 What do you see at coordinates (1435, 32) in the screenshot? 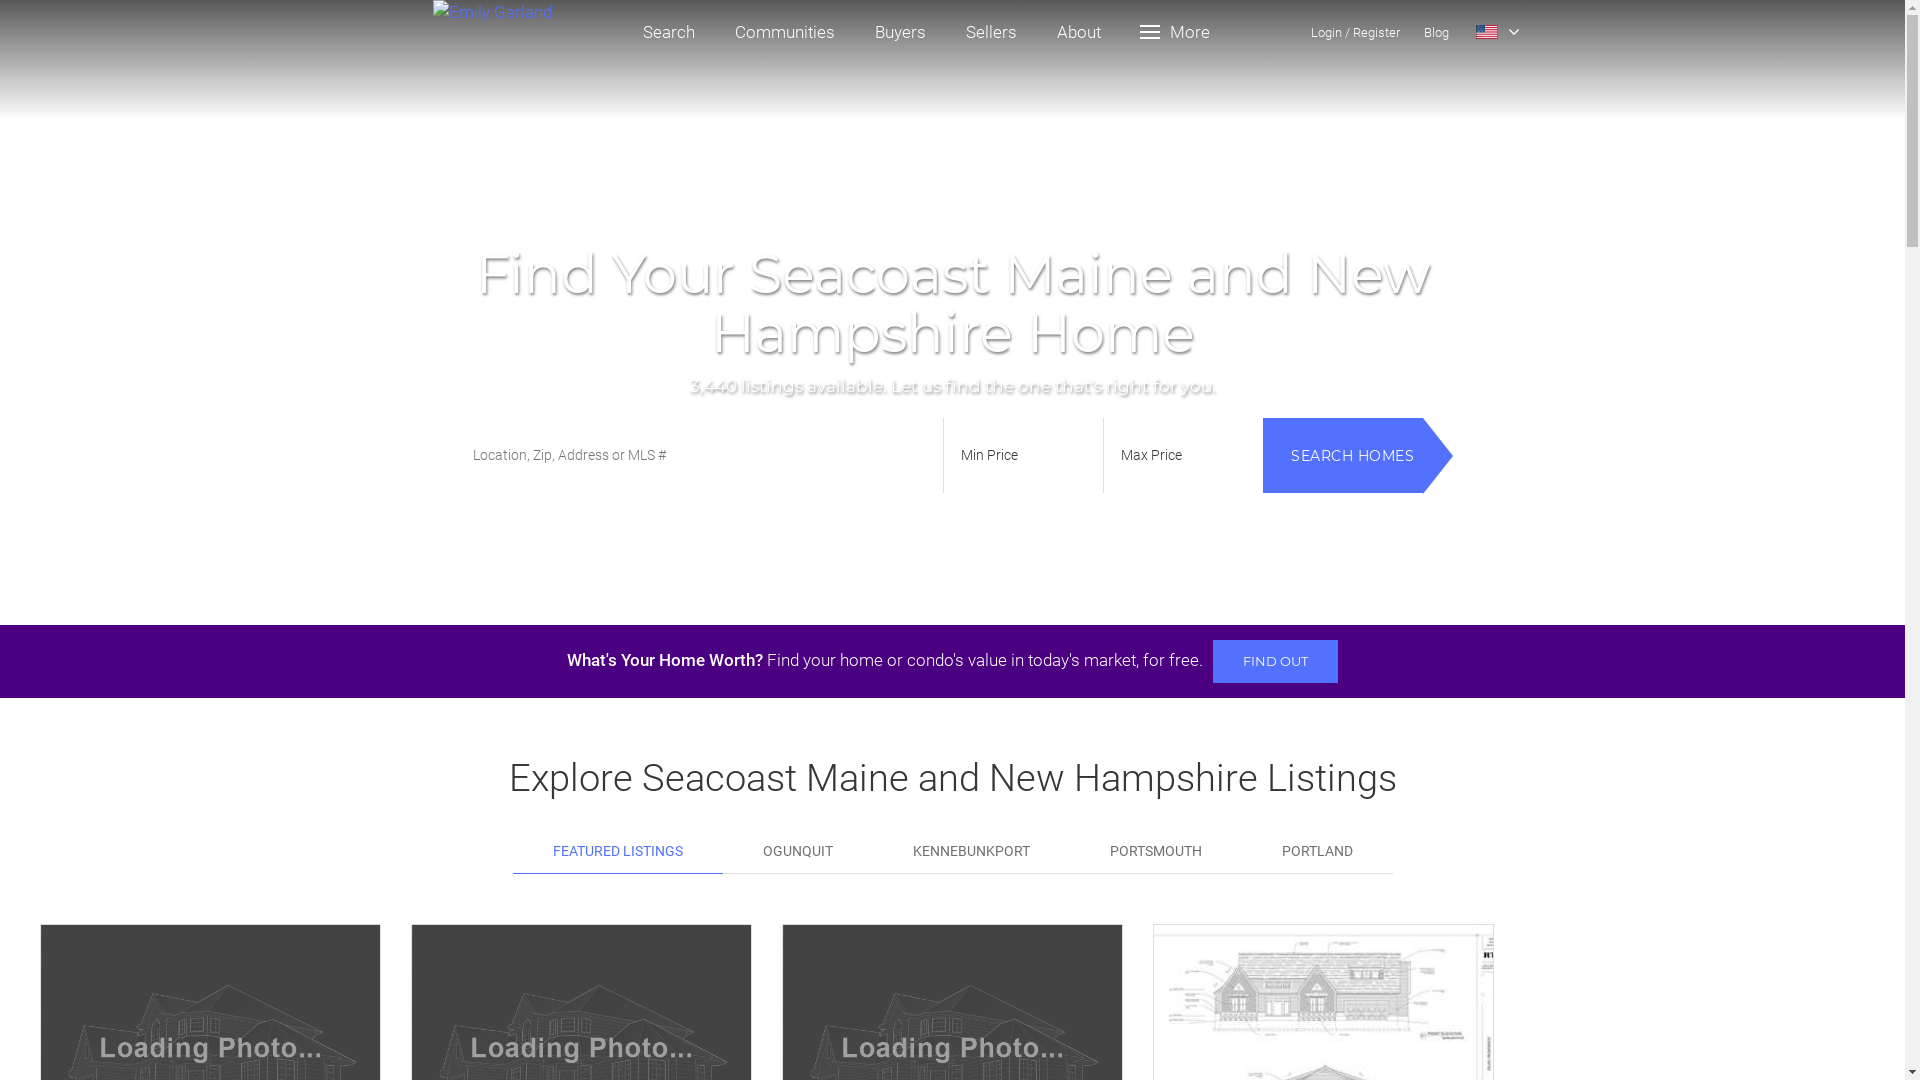
I see `'Blog'` at bounding box center [1435, 32].